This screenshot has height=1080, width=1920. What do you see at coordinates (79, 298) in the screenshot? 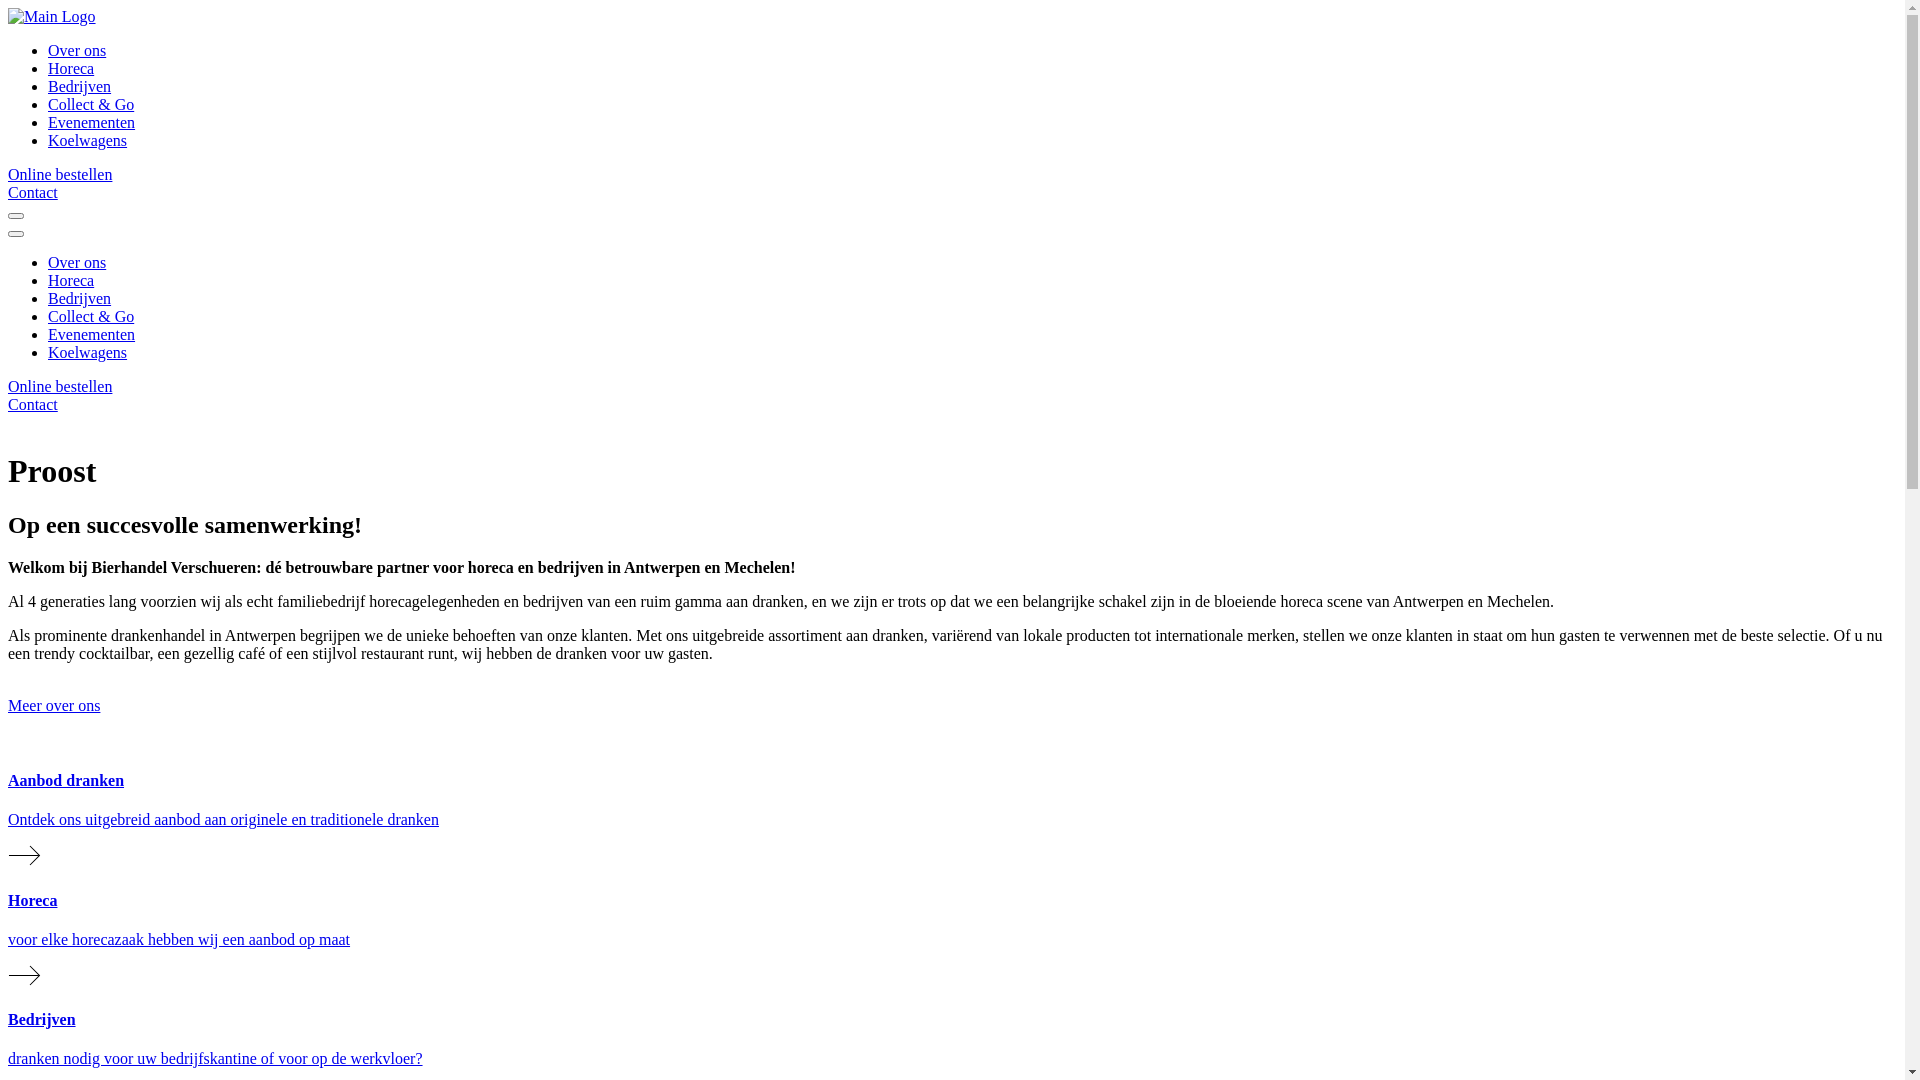
I see `'Bedrijven'` at bounding box center [79, 298].